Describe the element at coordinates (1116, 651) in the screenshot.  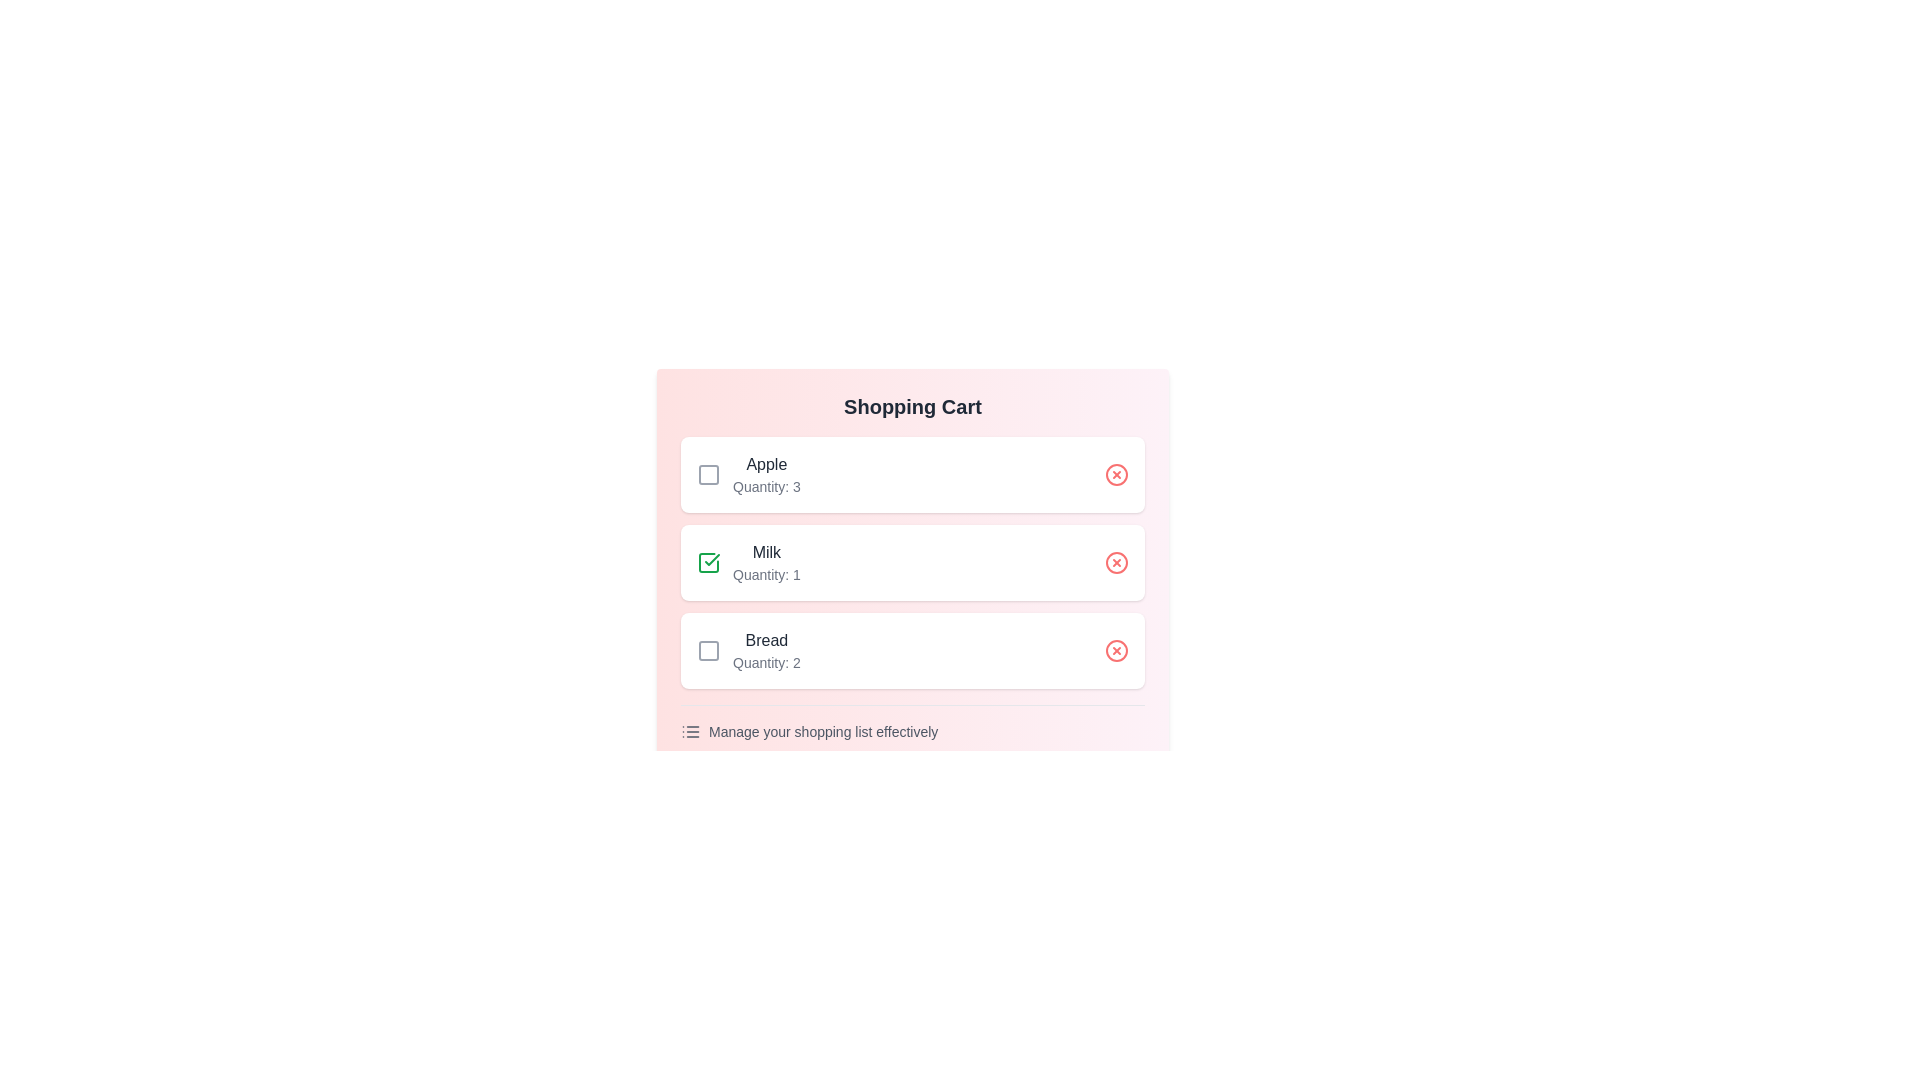
I see `delete button for the item Bread in the shopping cart` at that location.